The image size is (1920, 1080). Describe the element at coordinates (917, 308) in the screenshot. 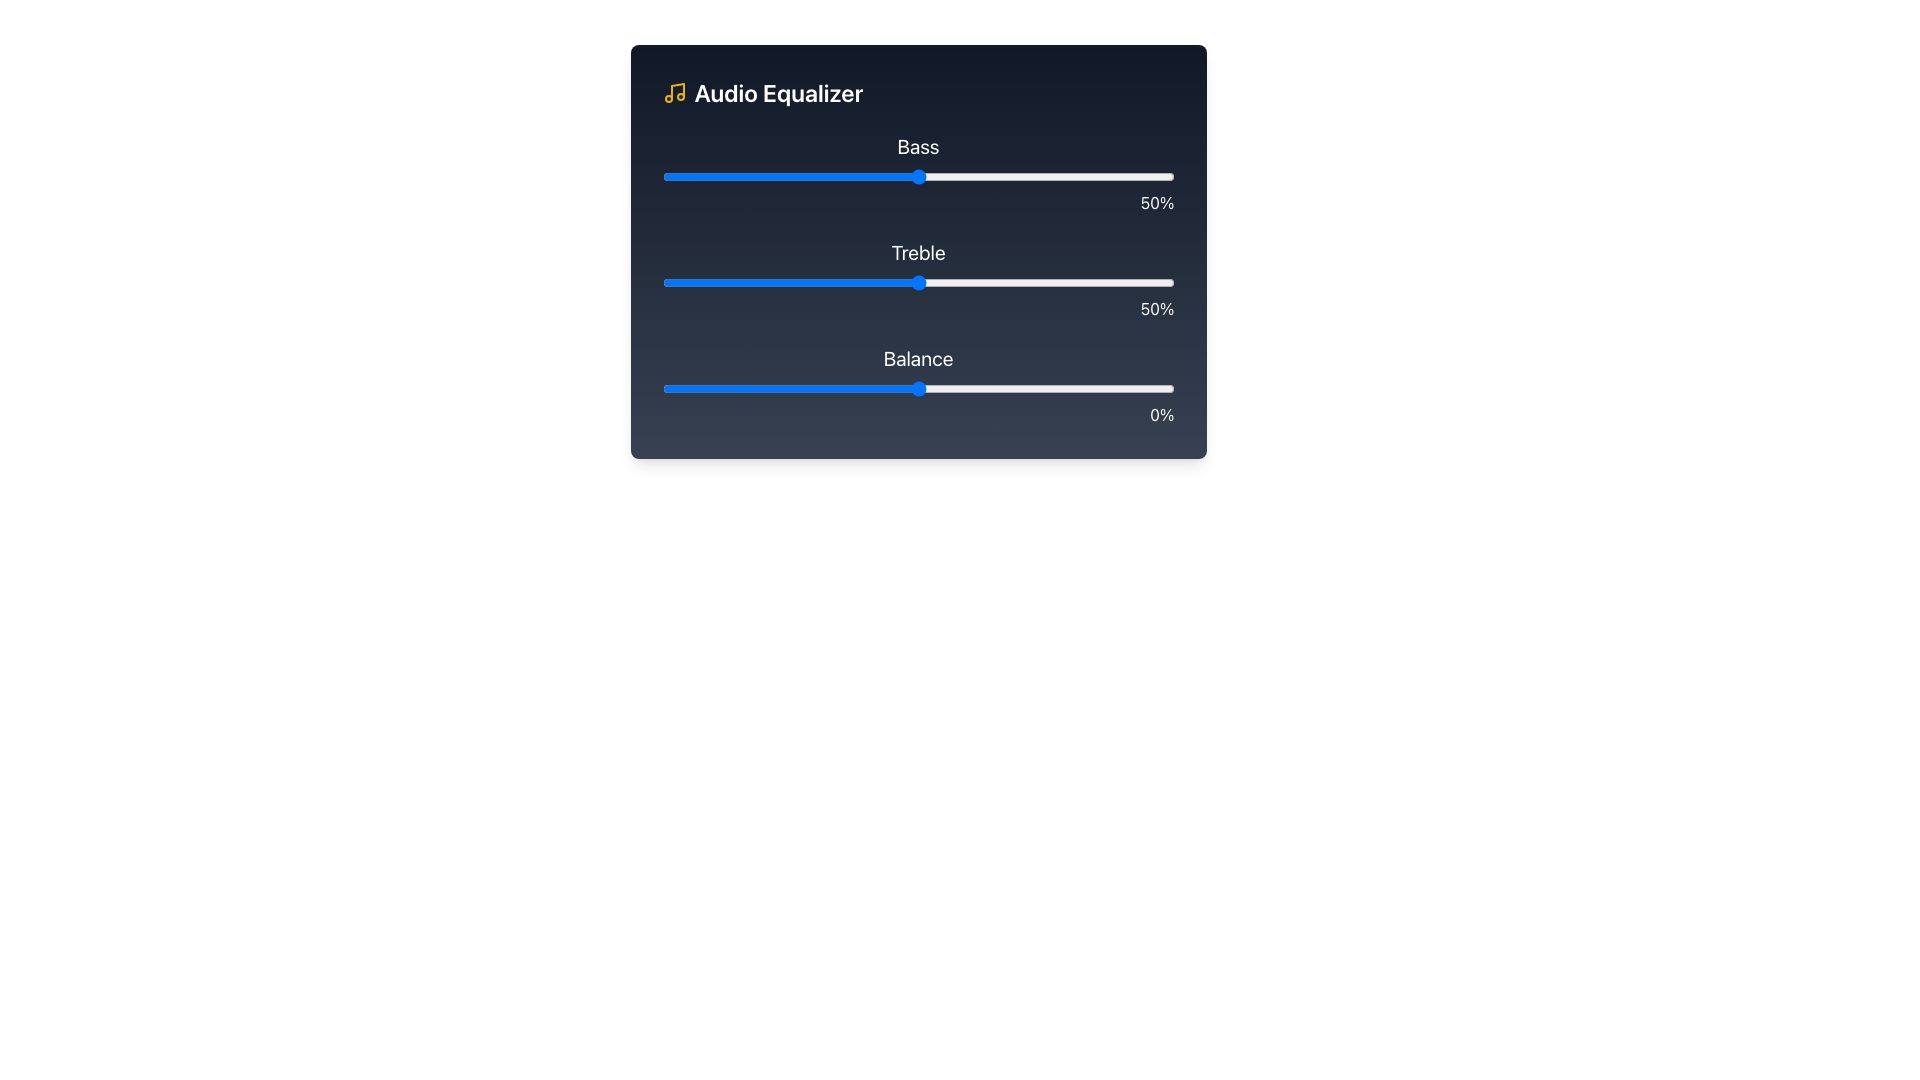

I see `the text label displaying '50%' located at the right-hand side of the slider for the 'Treble' control in the audio equalizer interface` at that location.